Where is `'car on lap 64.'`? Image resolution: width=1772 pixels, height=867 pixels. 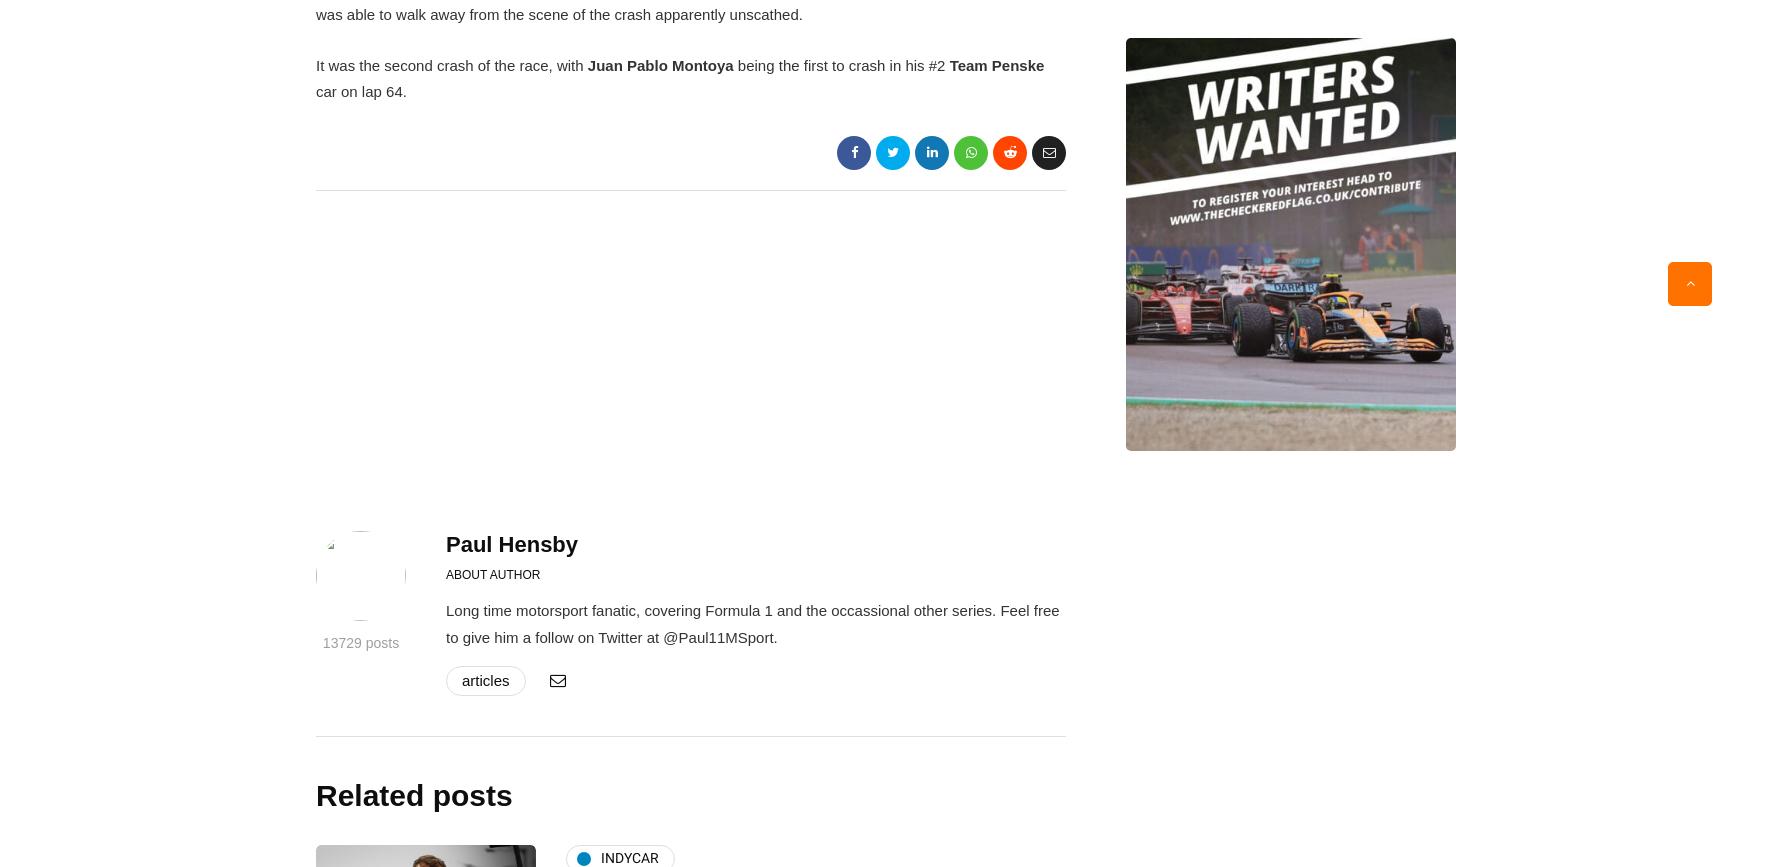
'car on lap 64.' is located at coordinates (360, 91).